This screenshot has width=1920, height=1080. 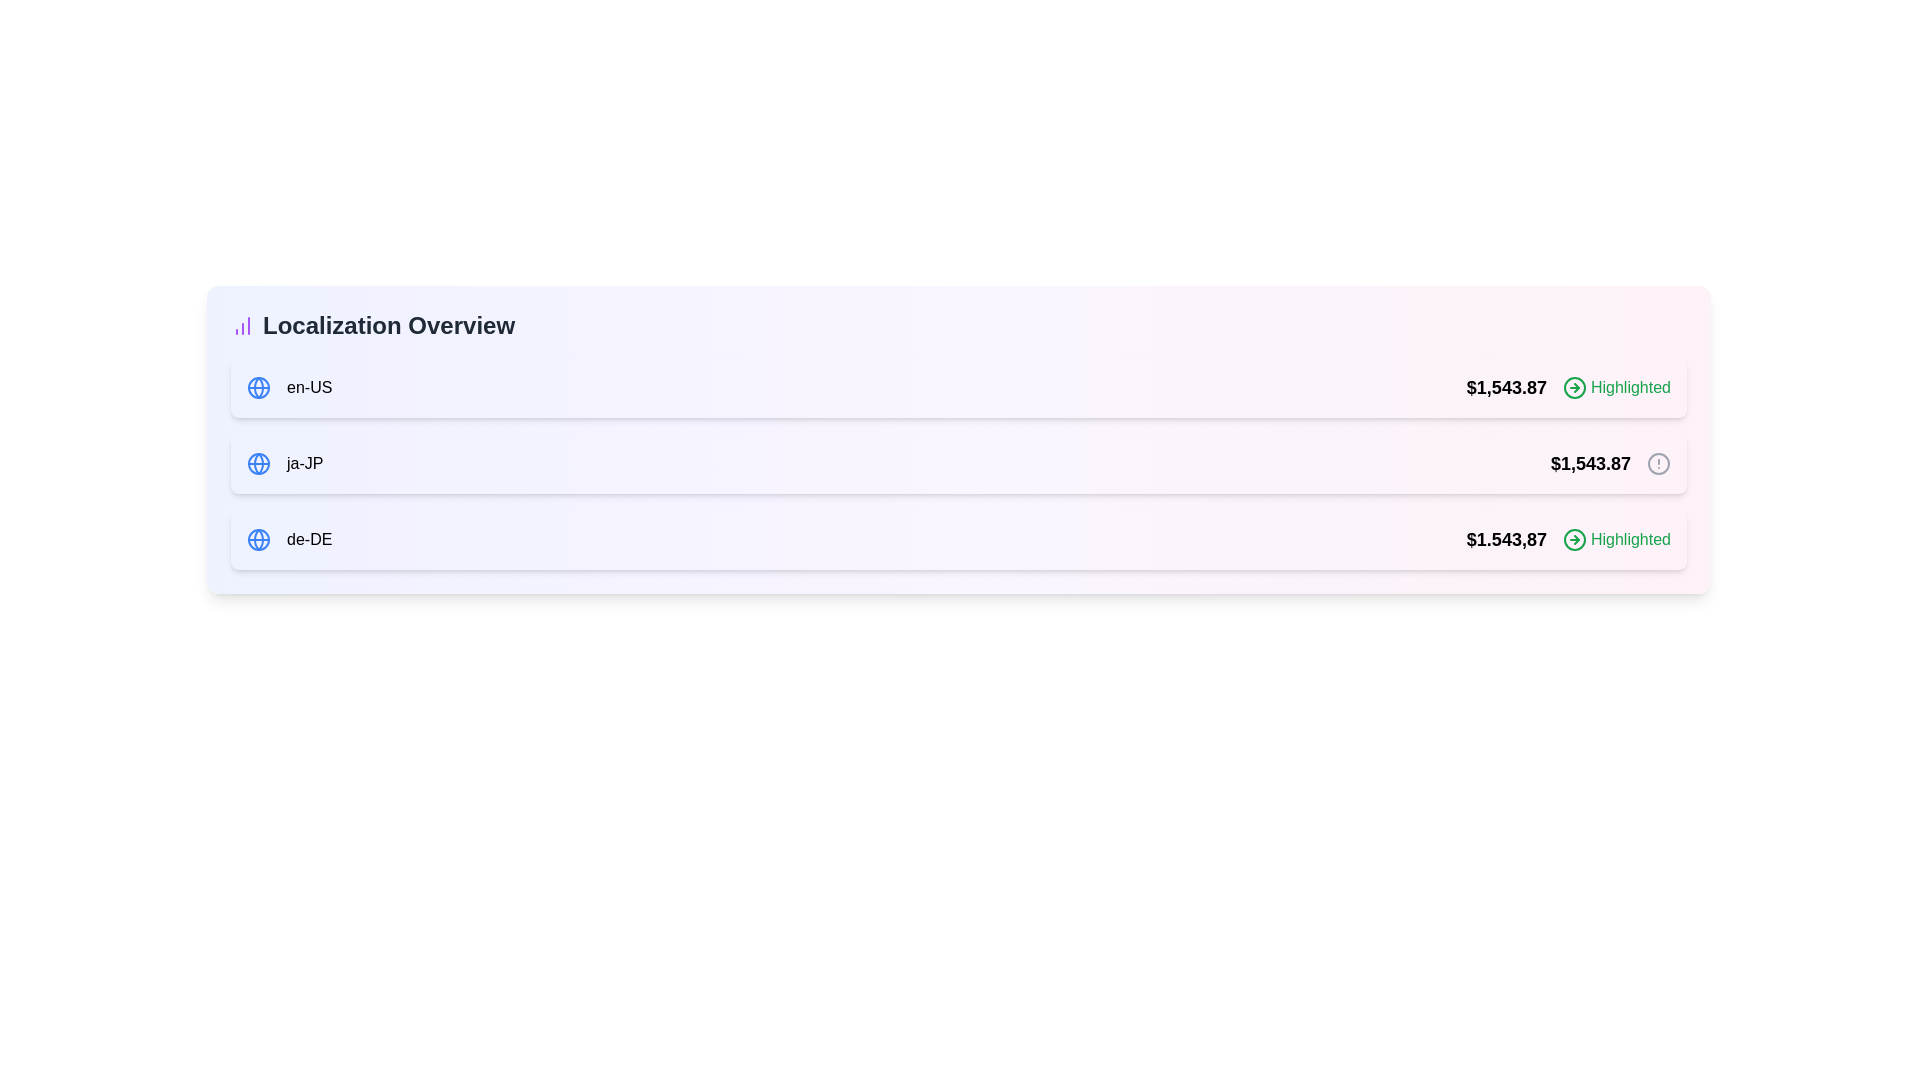 I want to click on the first item in the 'Localization Overview' list, which represents the 'en-US' locale and contains localization information, so click(x=958, y=388).